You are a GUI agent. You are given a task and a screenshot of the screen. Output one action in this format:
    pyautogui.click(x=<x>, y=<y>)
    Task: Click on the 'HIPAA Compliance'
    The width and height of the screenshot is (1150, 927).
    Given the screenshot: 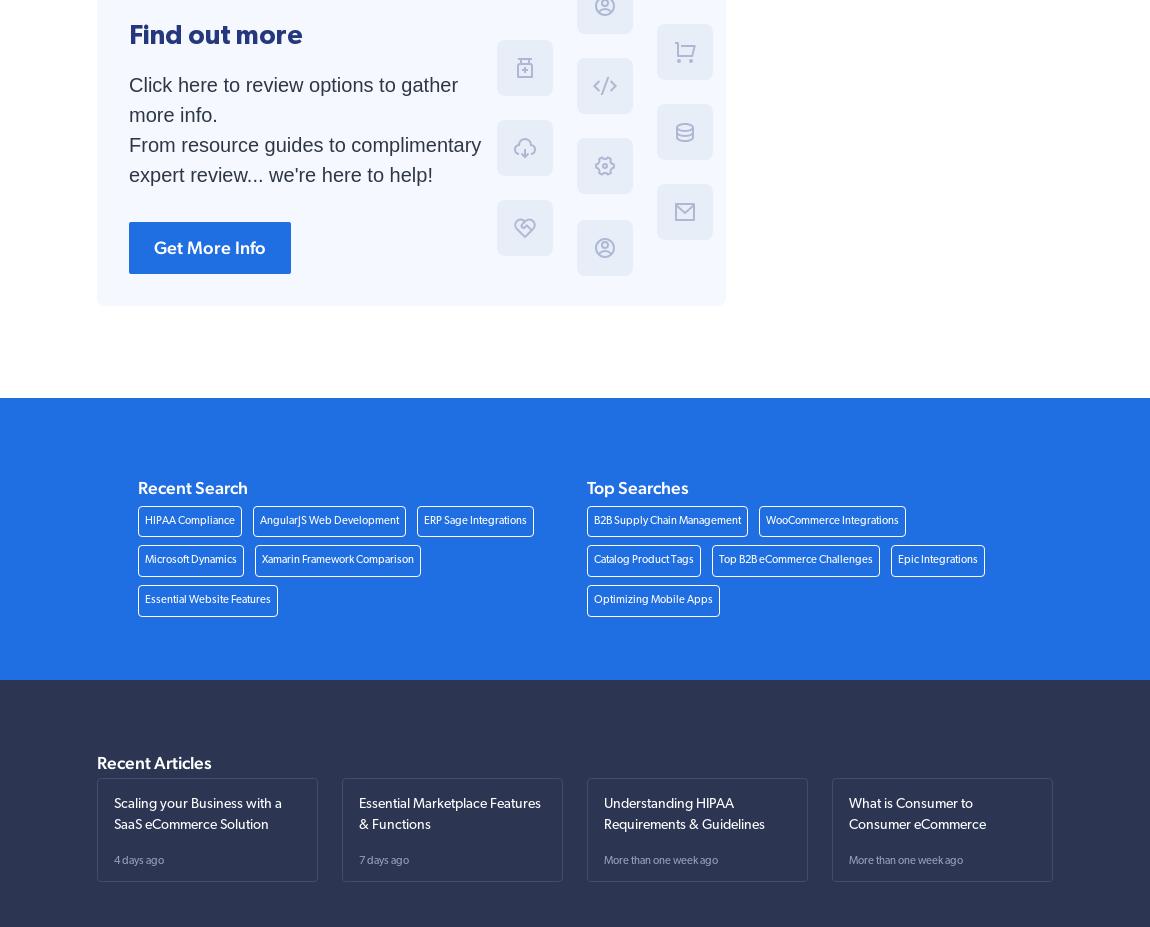 What is the action you would take?
    pyautogui.click(x=187, y=520)
    